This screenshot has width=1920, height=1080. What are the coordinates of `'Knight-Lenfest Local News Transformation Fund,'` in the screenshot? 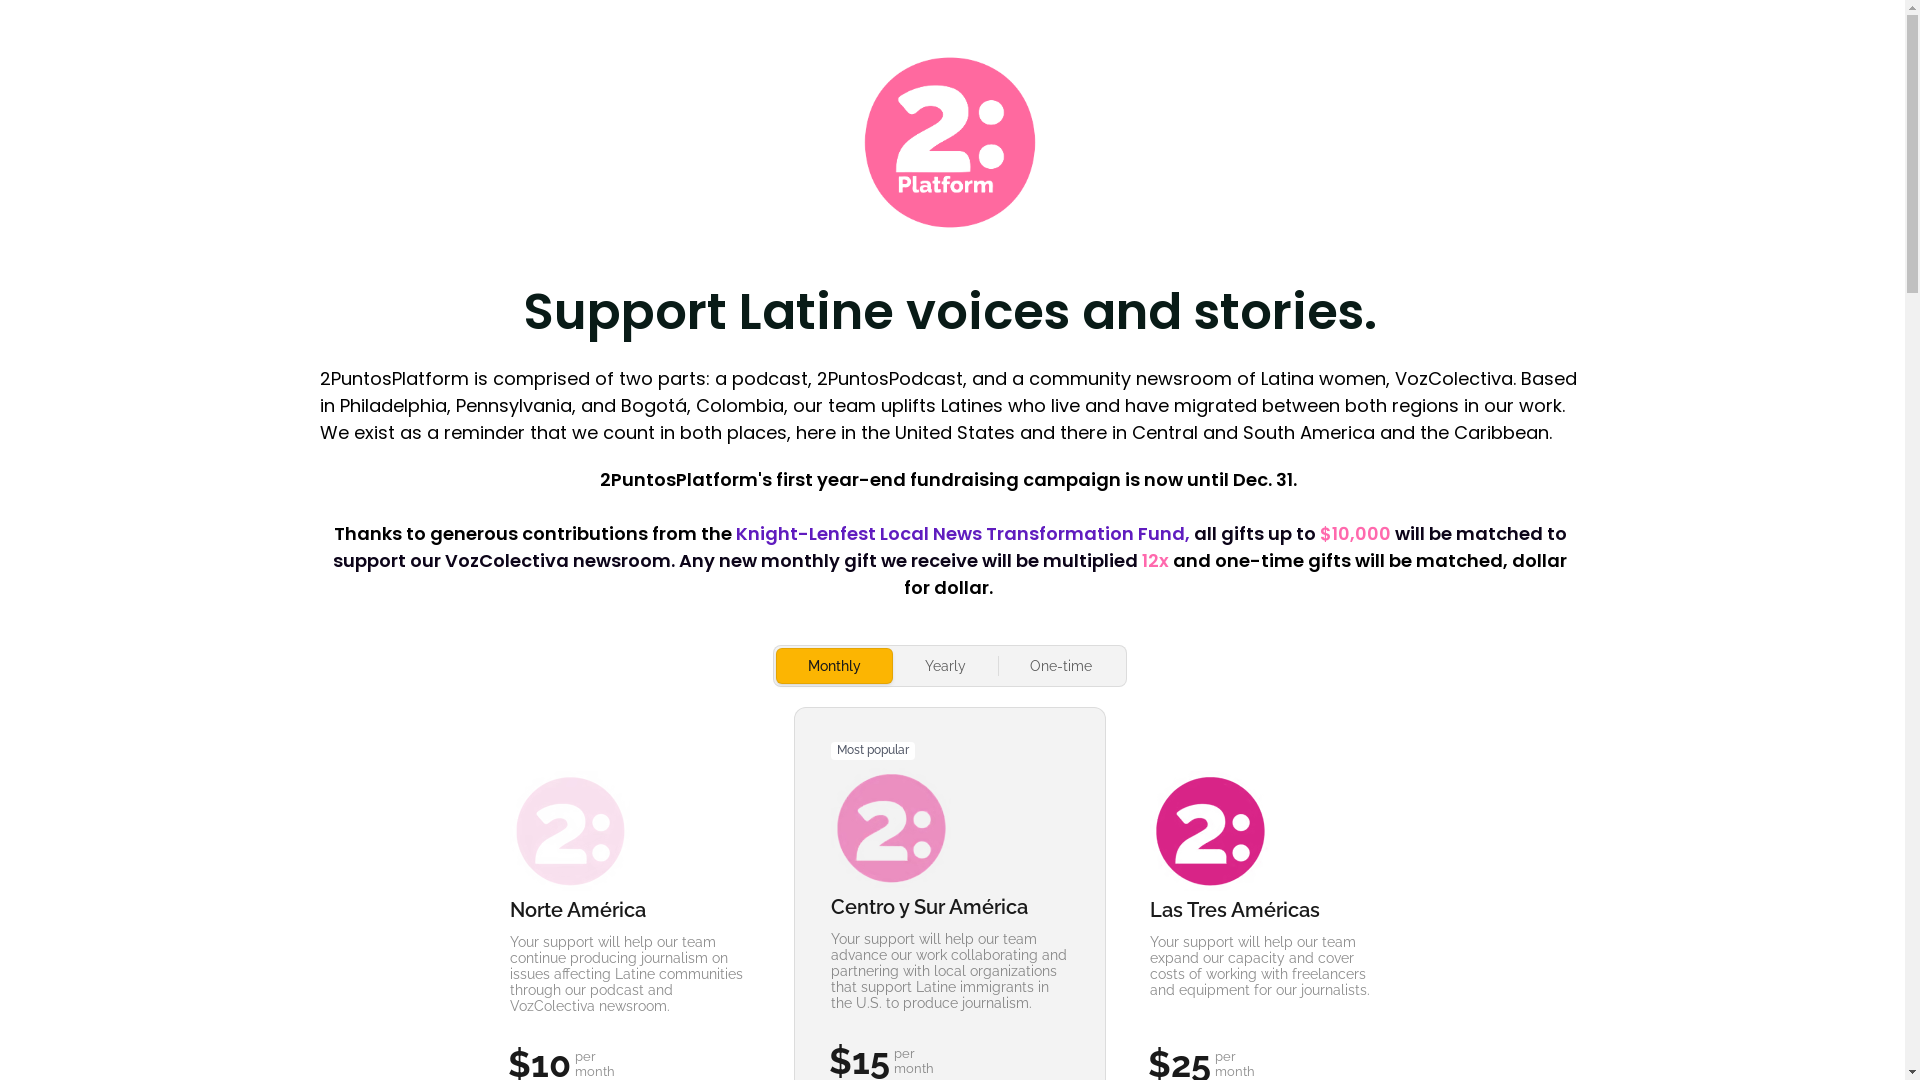 It's located at (964, 531).